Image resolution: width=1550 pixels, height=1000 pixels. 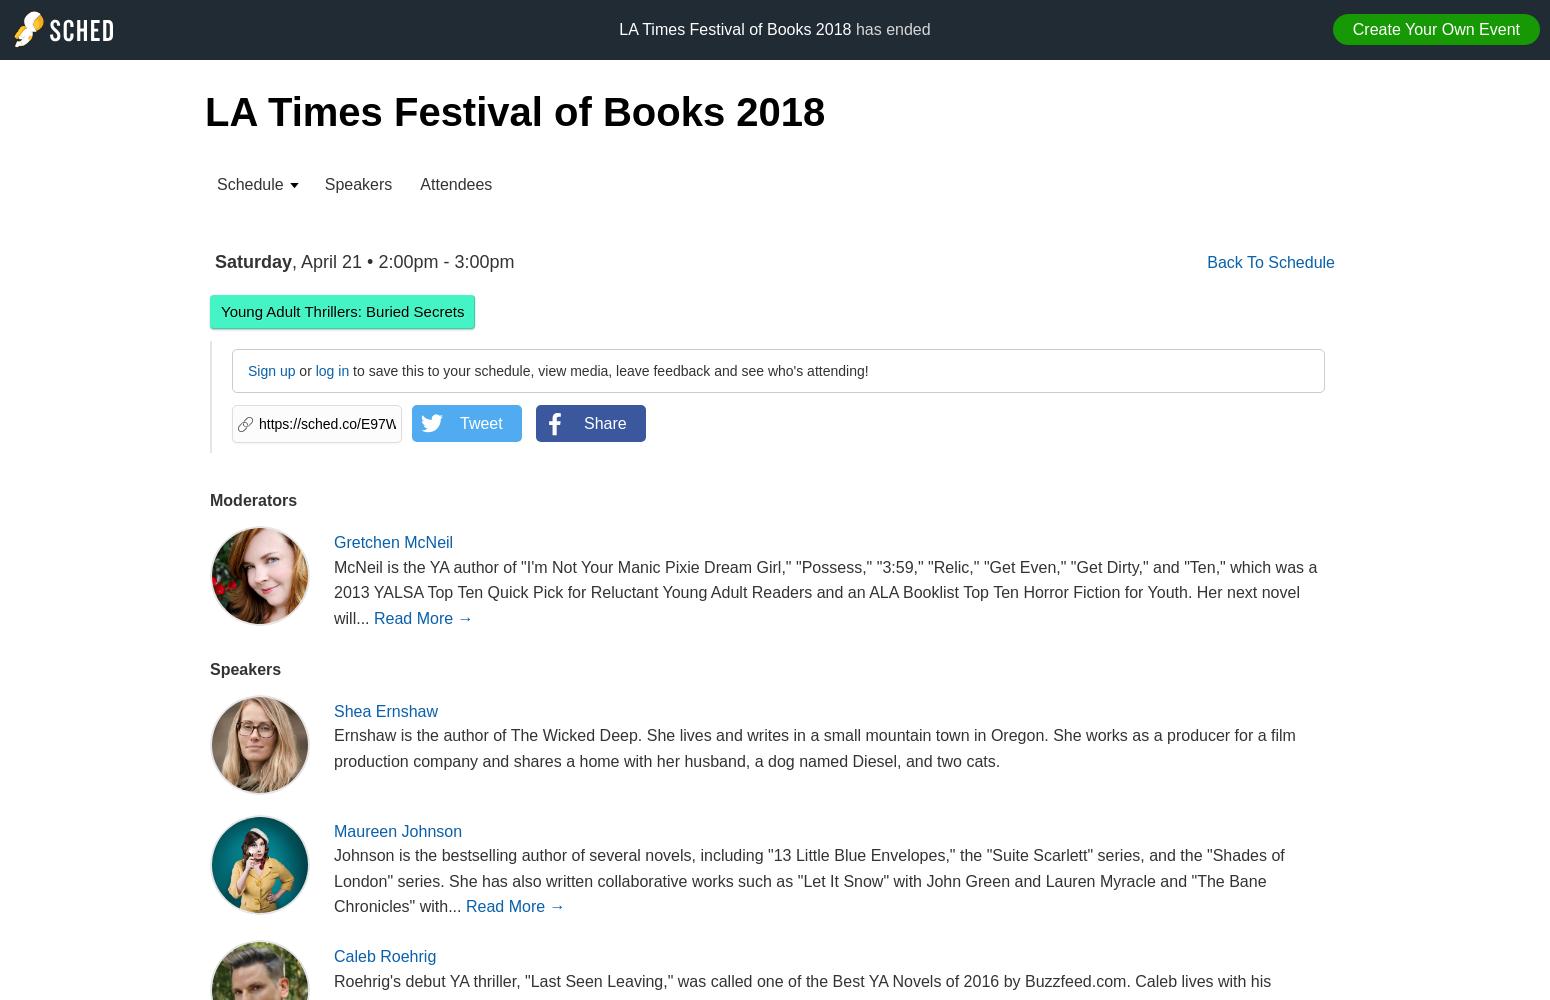 What do you see at coordinates (341, 311) in the screenshot?
I see `'Young Adult Thrillers: Buried Secrets'` at bounding box center [341, 311].